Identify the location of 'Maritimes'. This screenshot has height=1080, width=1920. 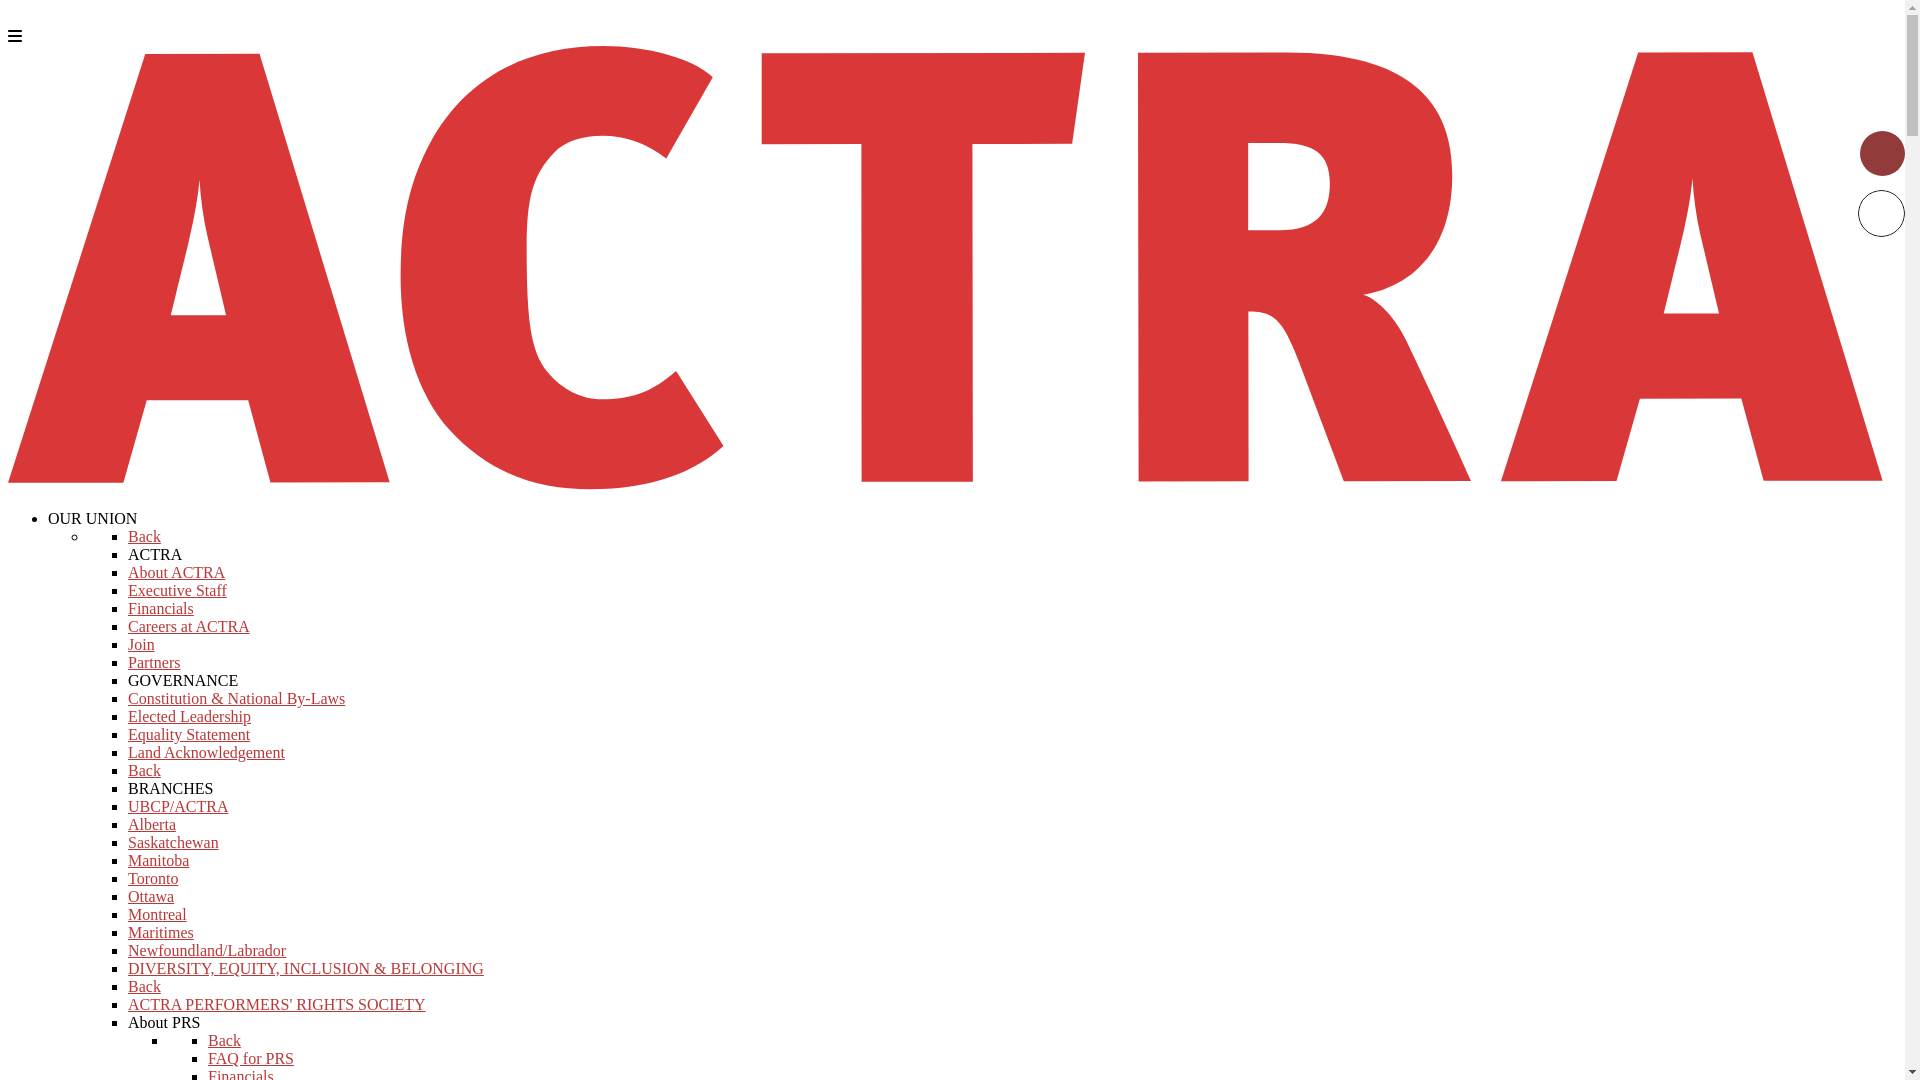
(161, 932).